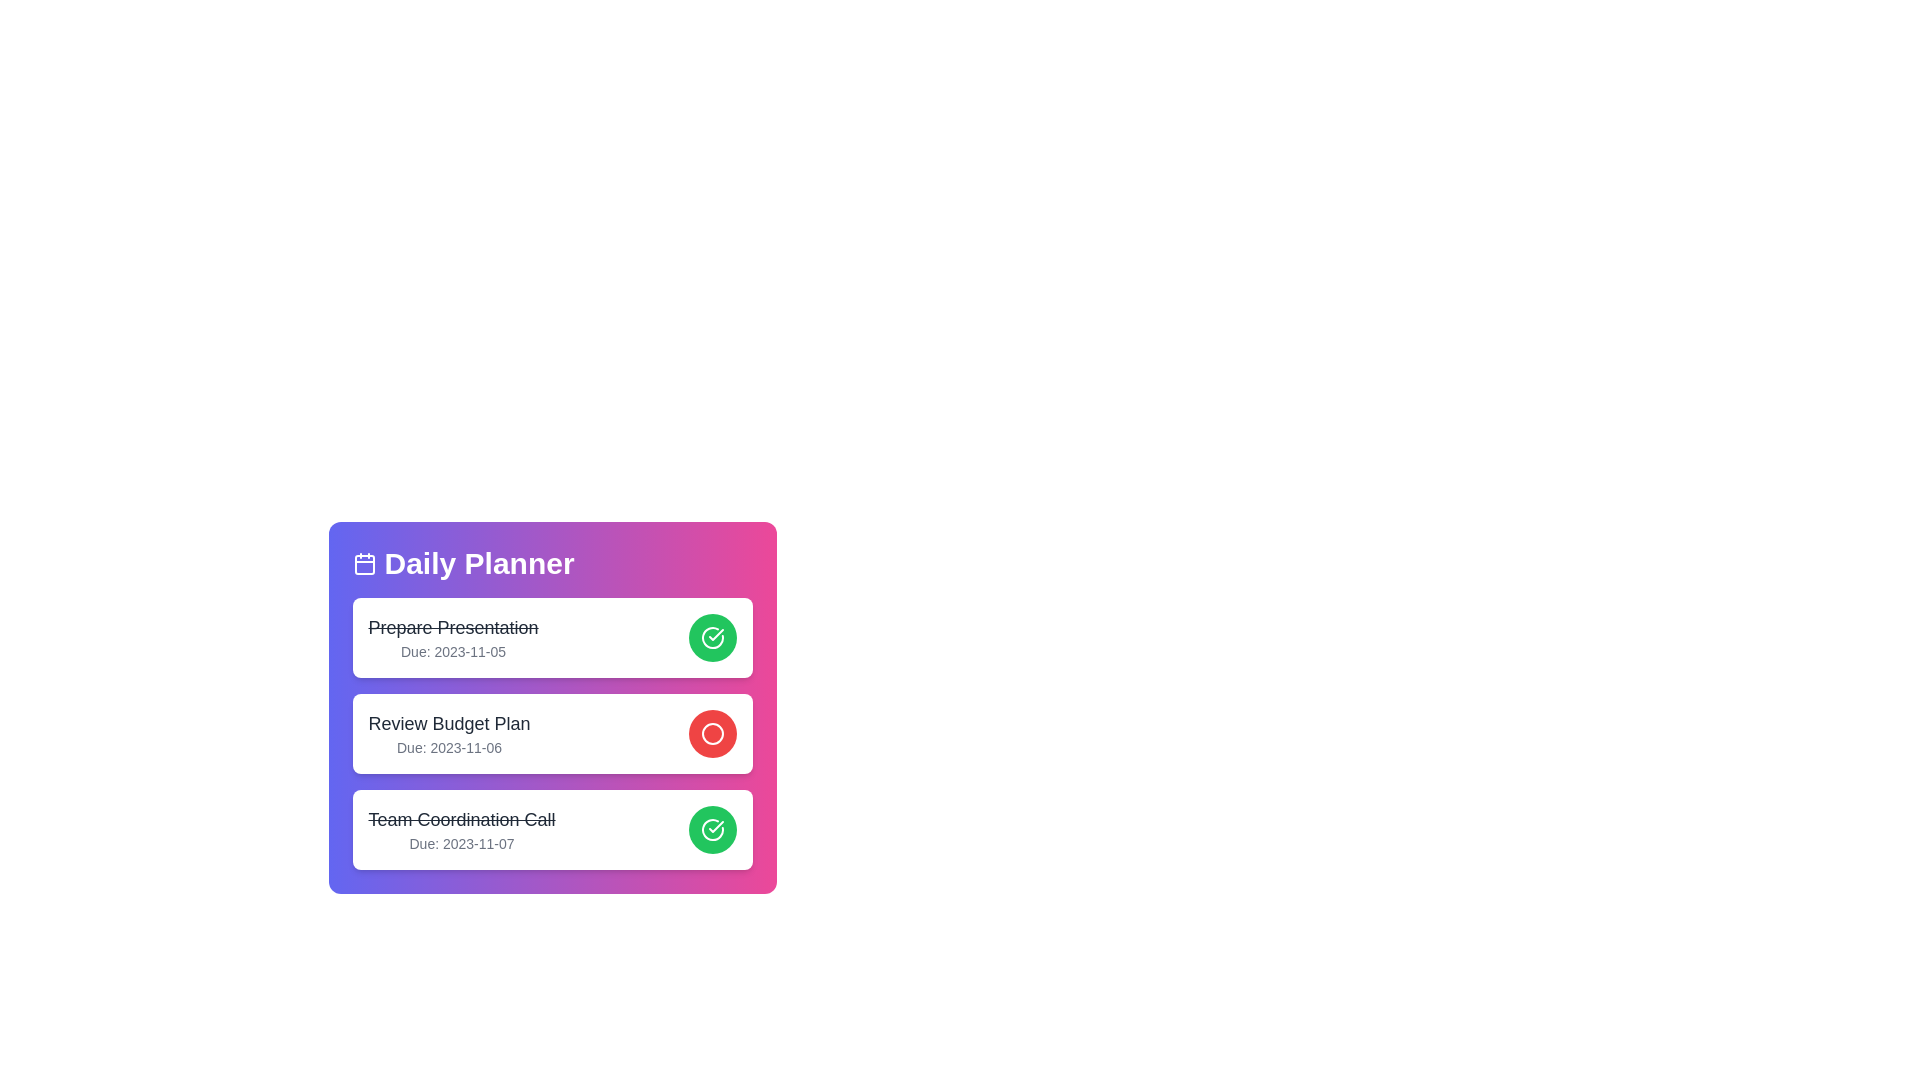  Describe the element at coordinates (712, 829) in the screenshot. I see `status button for the task identified by Team Coordination Call` at that location.